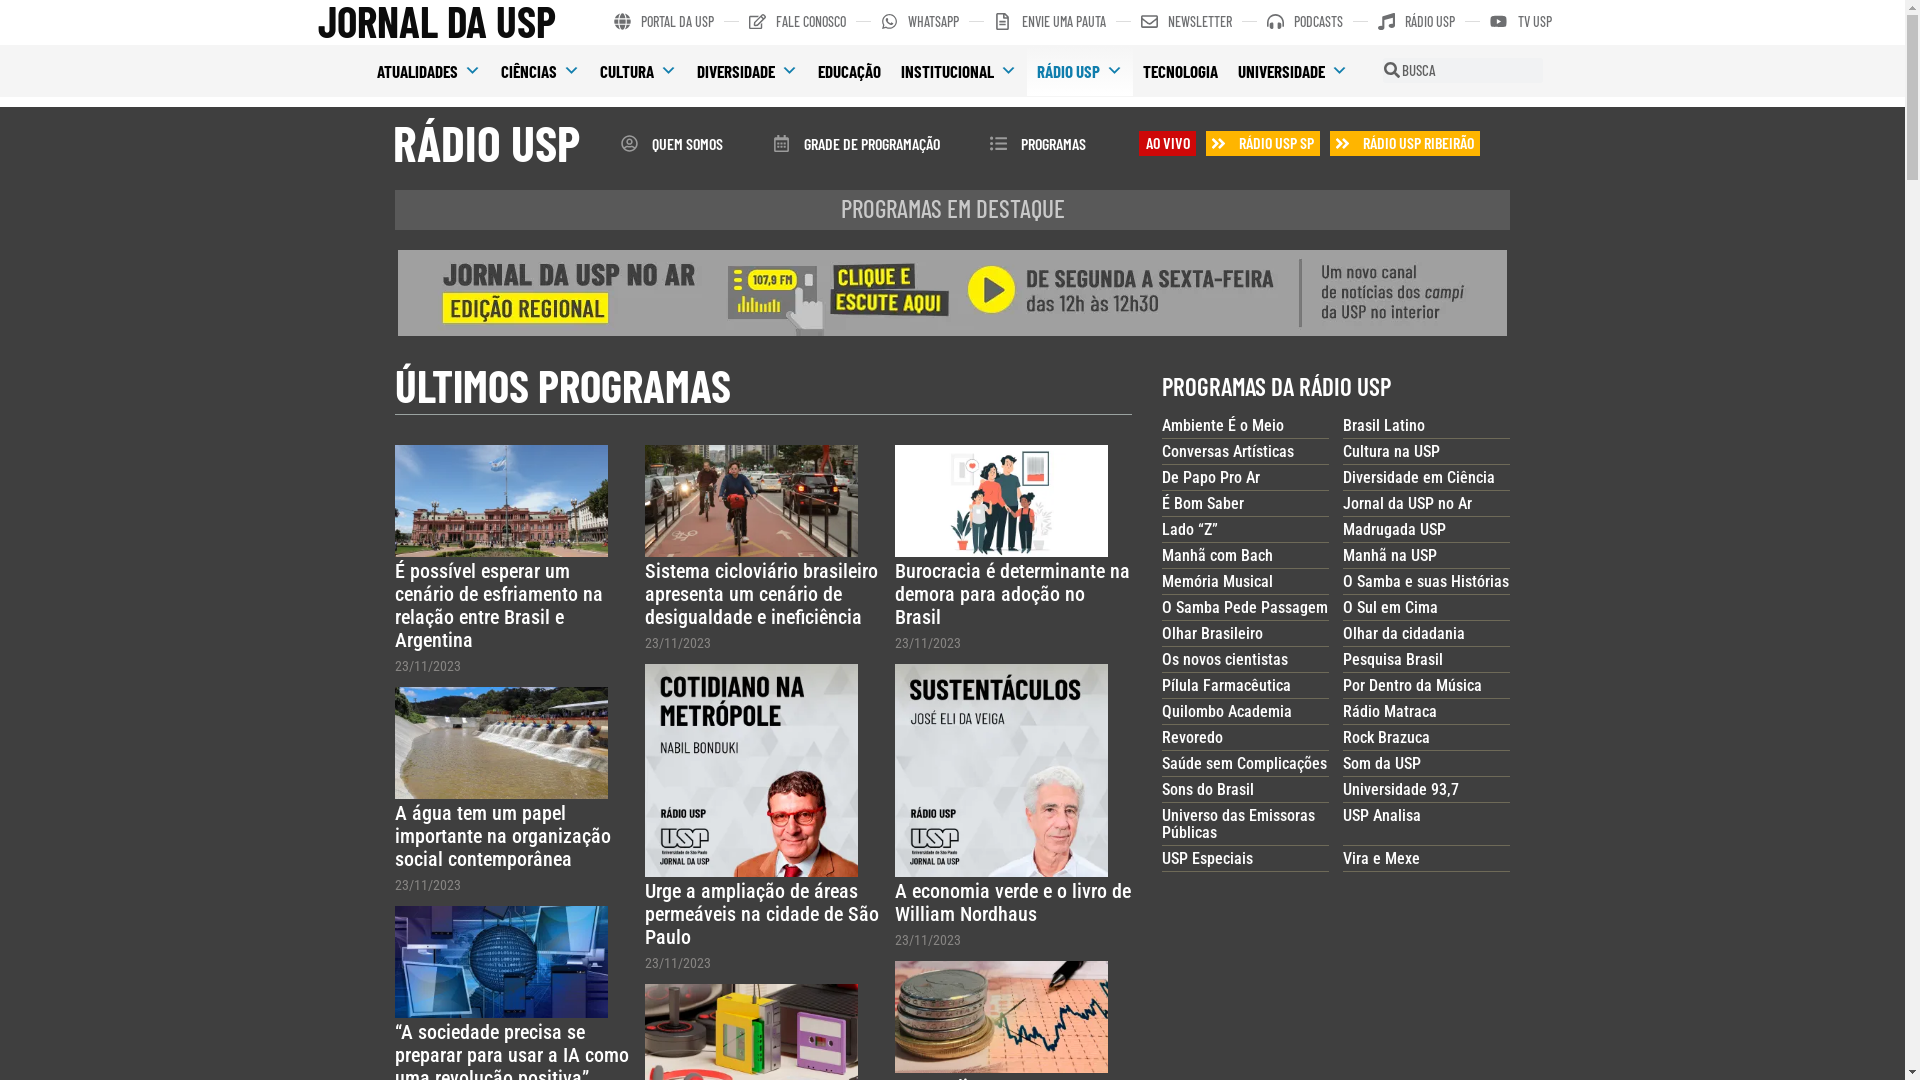  Describe the element at coordinates (1161, 659) in the screenshot. I see `'Os novos cientistas'` at that location.